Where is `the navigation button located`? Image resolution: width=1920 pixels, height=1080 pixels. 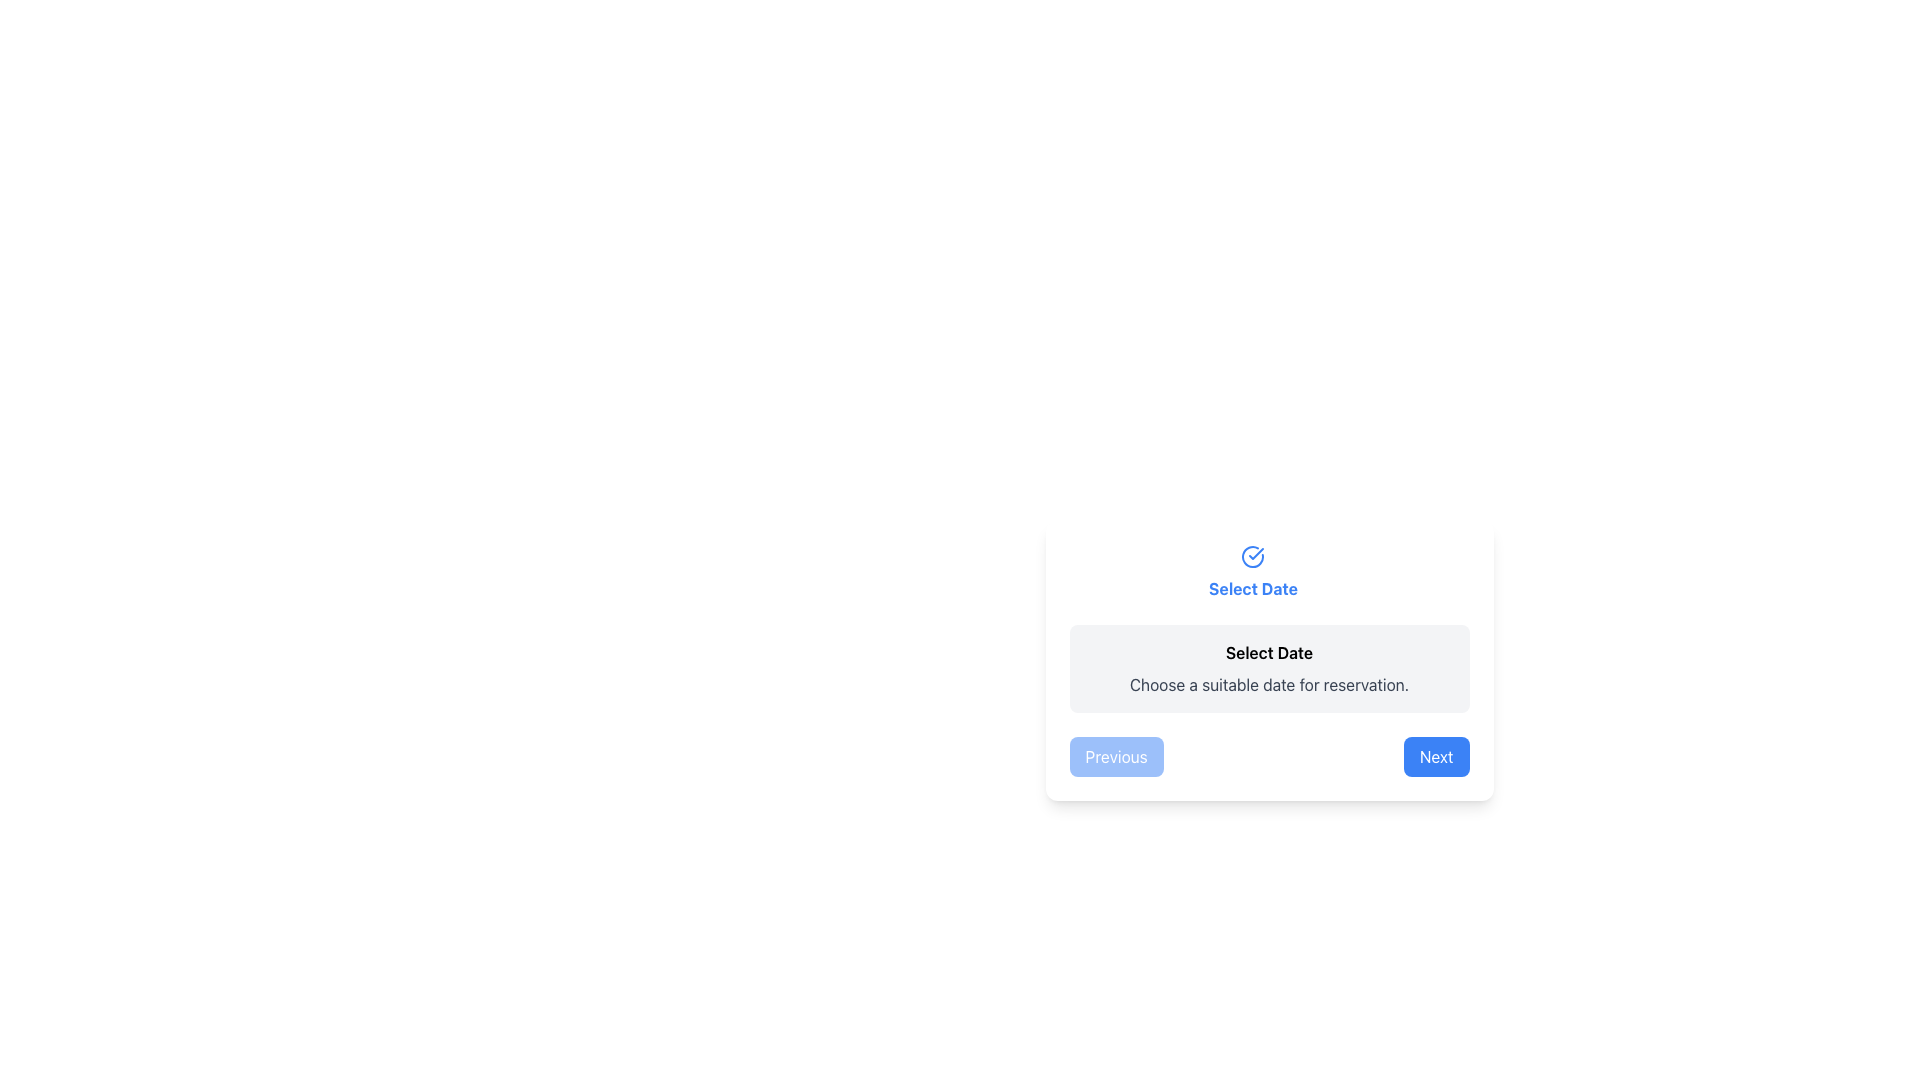
the navigation button located is located at coordinates (1434, 756).